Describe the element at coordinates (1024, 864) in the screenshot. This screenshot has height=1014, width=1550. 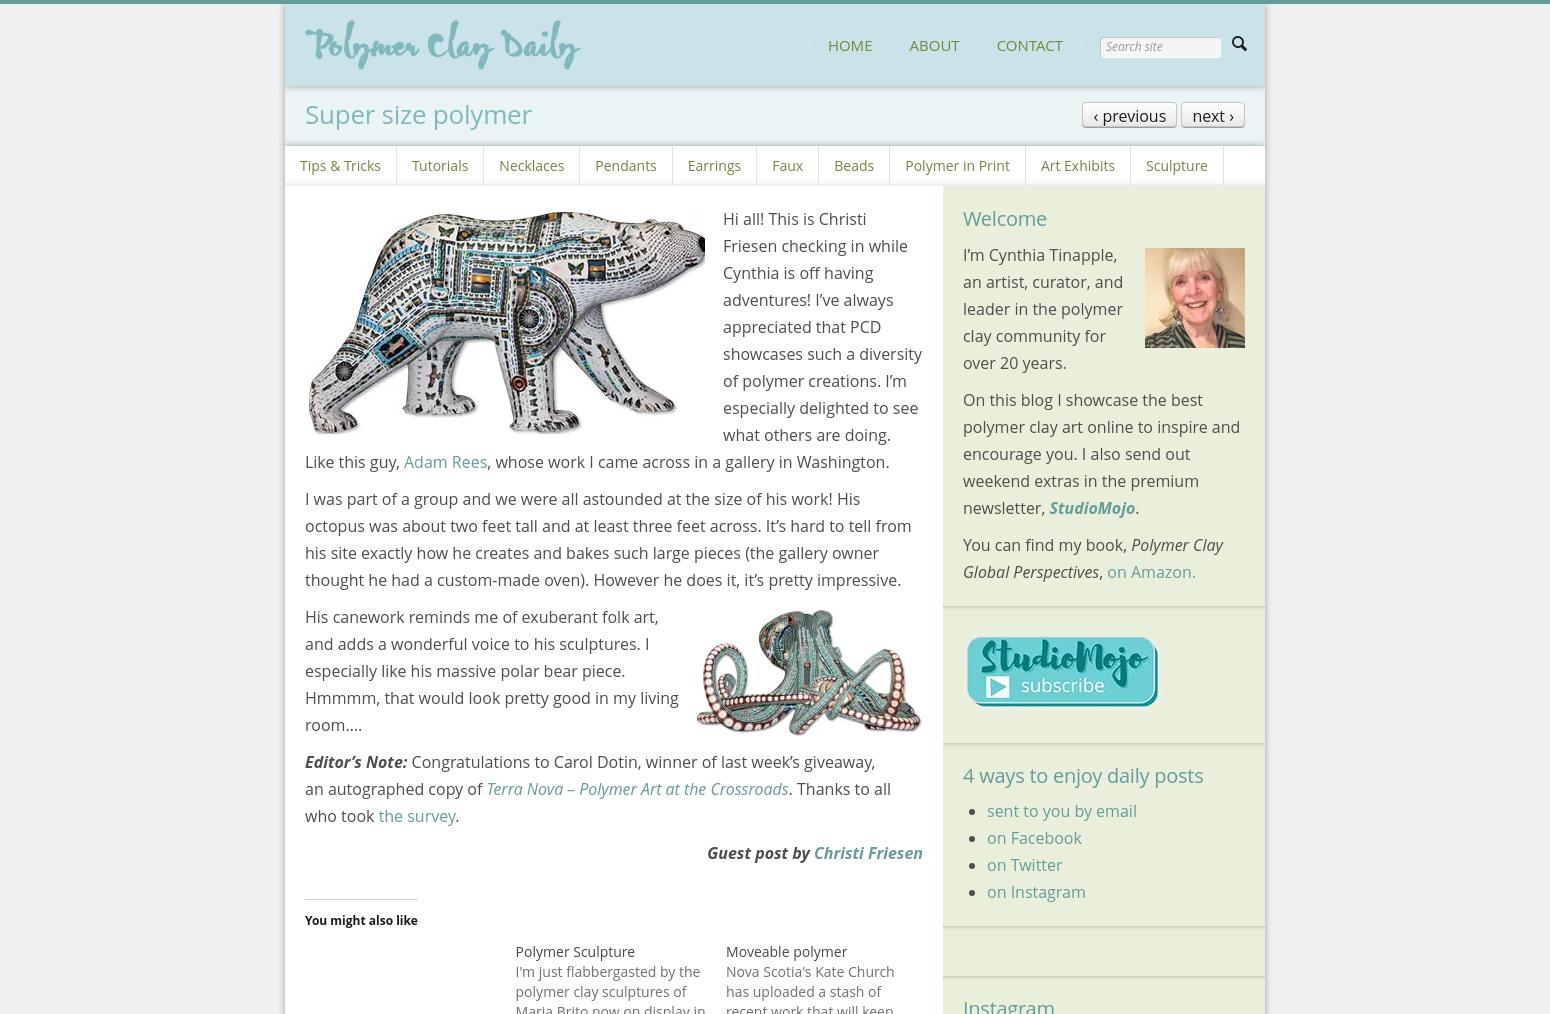
I see `'on Twitter'` at that location.